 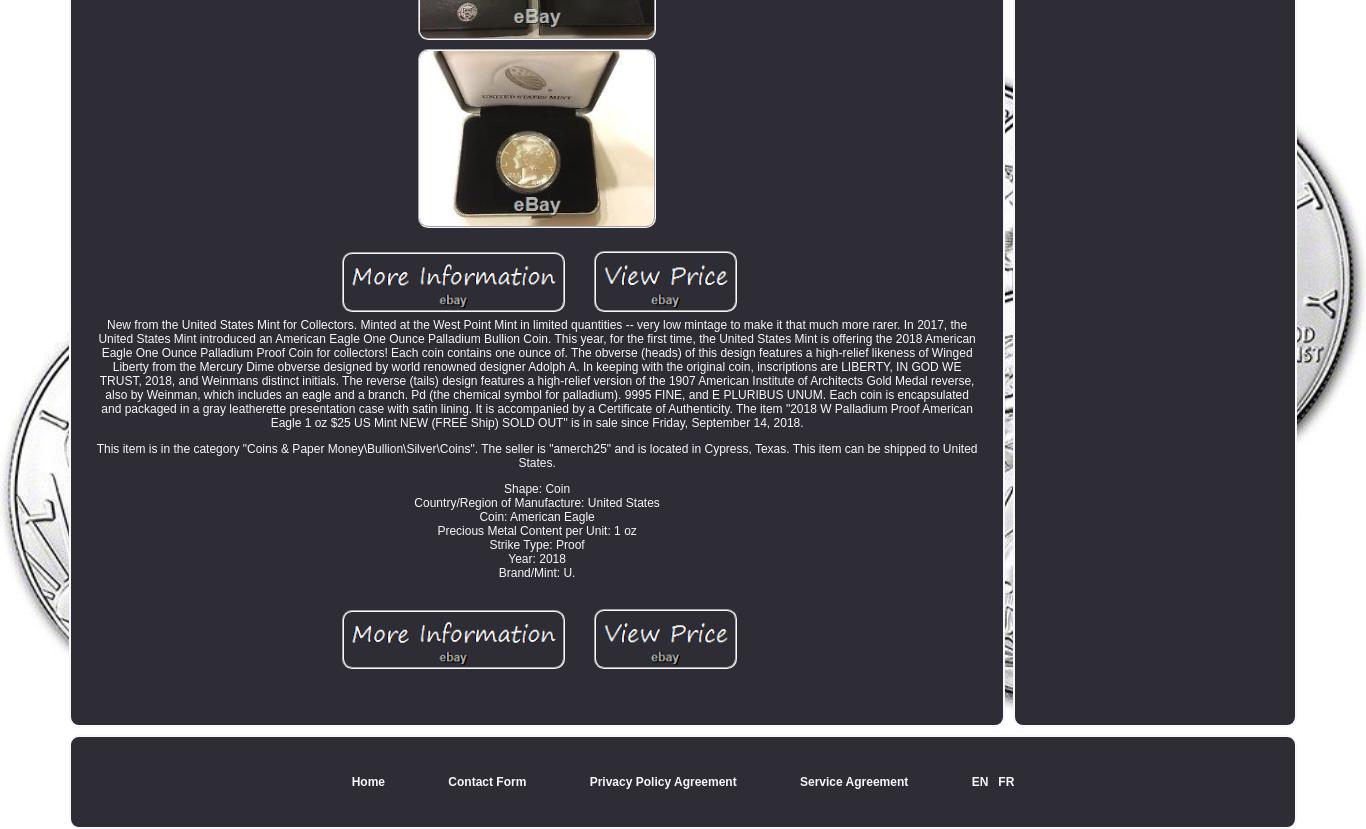 What do you see at coordinates (536, 488) in the screenshot?
I see `'Shape: Coin'` at bounding box center [536, 488].